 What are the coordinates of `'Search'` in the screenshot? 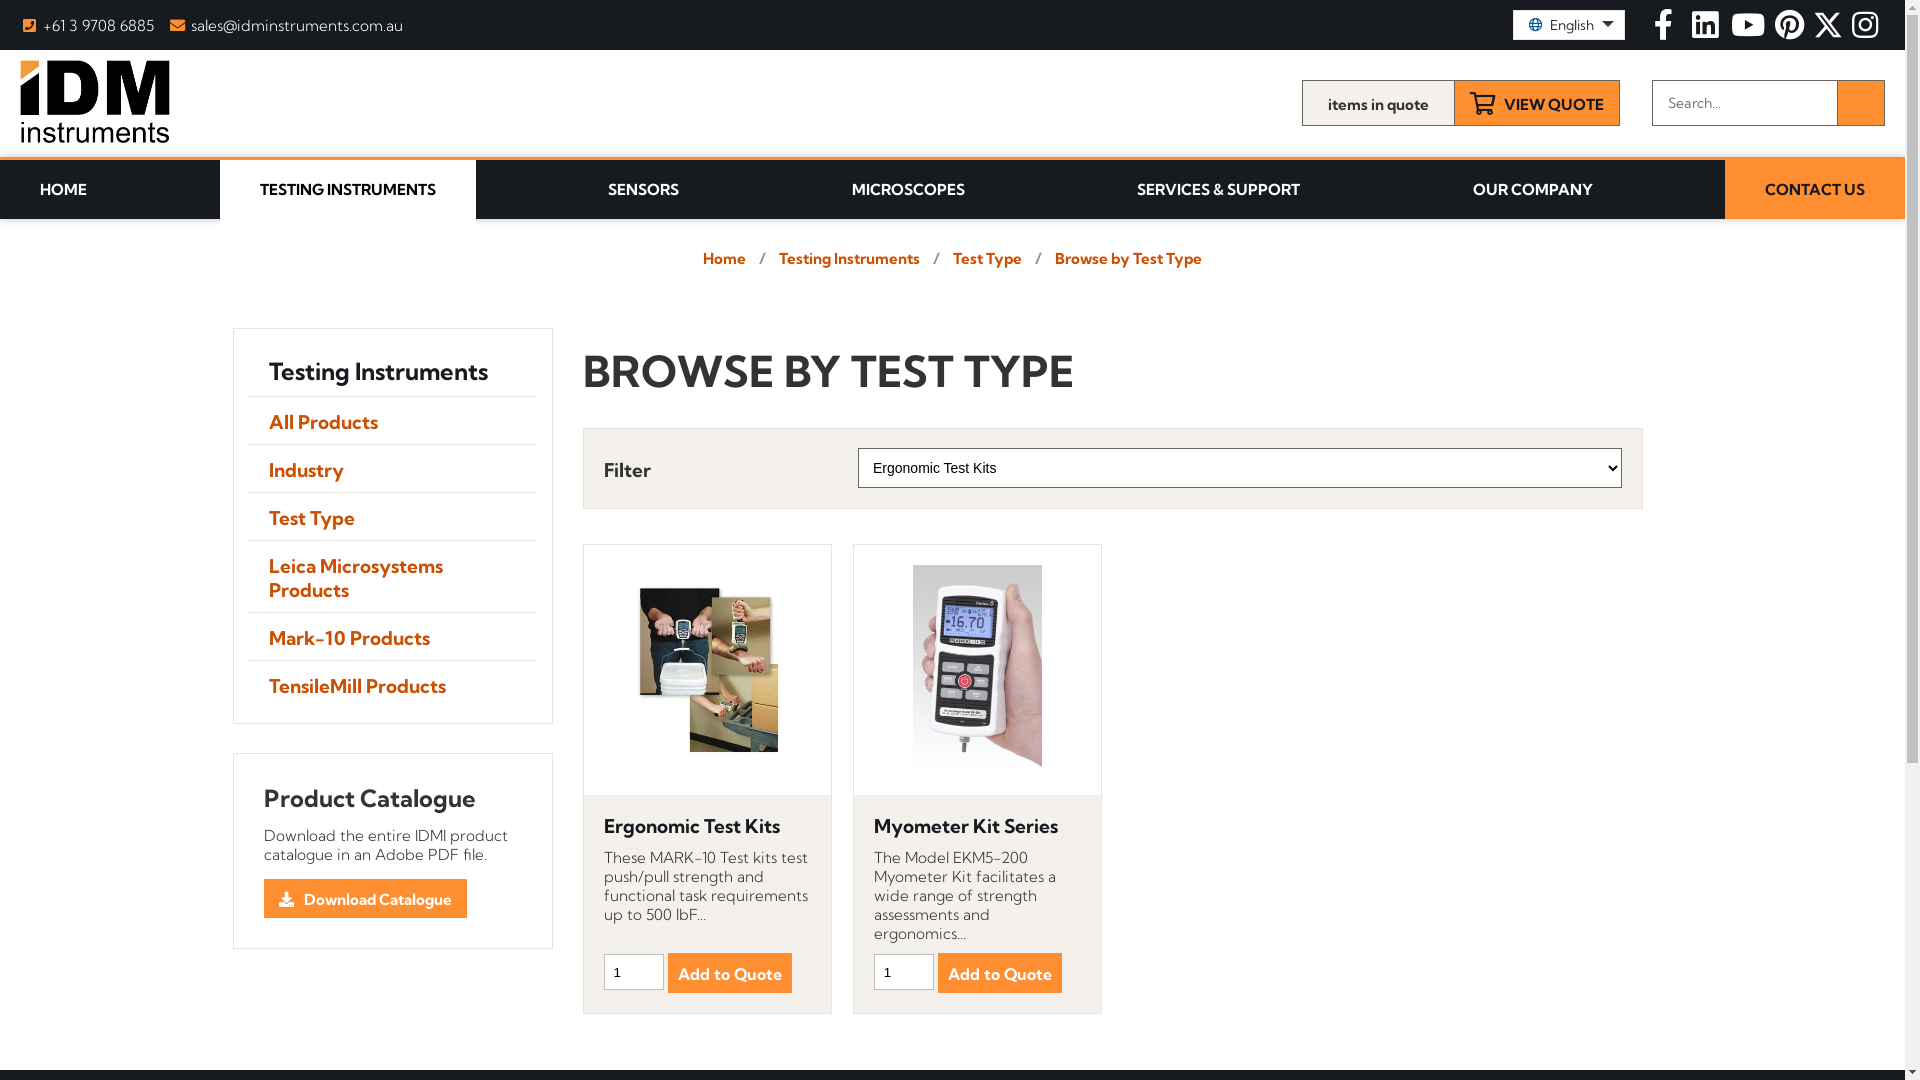 It's located at (1860, 103).